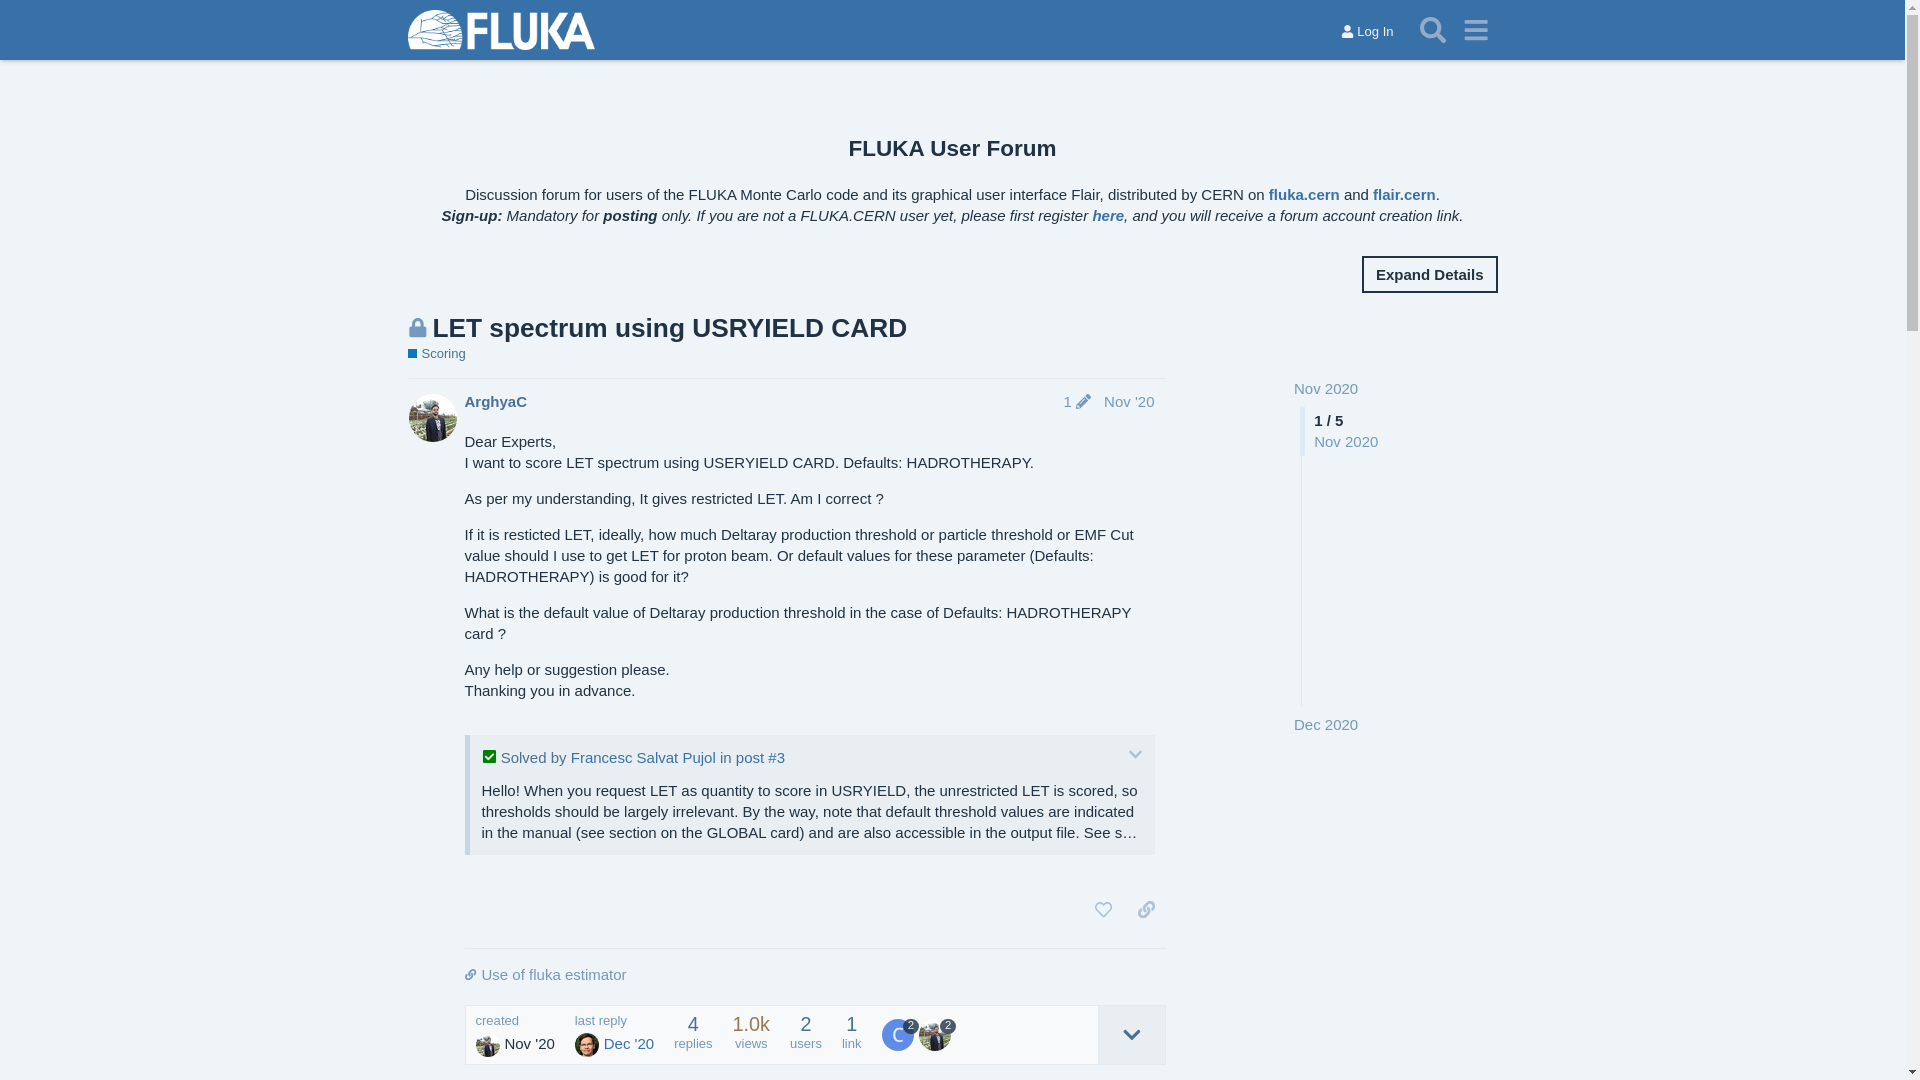  I want to click on 'Francesc Salvat Pujol', so click(643, 757).